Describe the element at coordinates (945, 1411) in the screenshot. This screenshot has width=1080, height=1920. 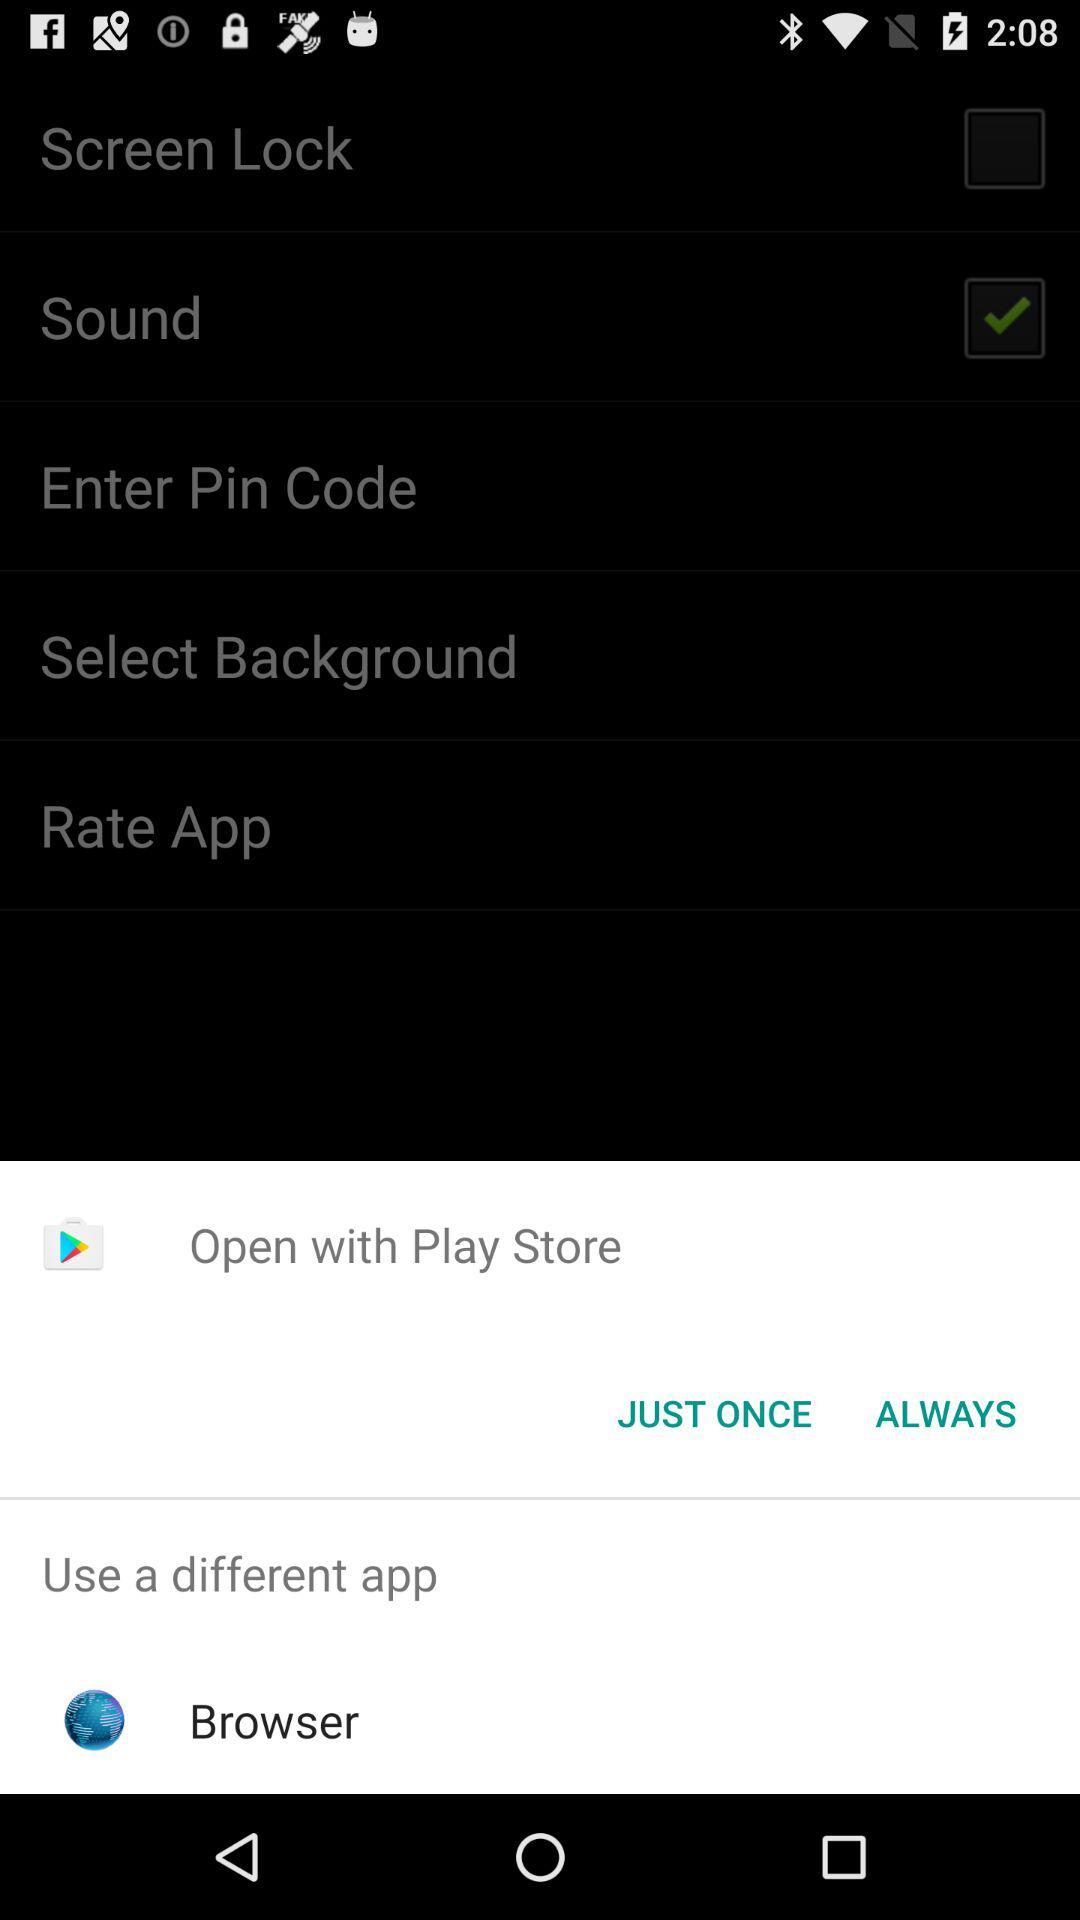
I see `the icon next to the just once button` at that location.